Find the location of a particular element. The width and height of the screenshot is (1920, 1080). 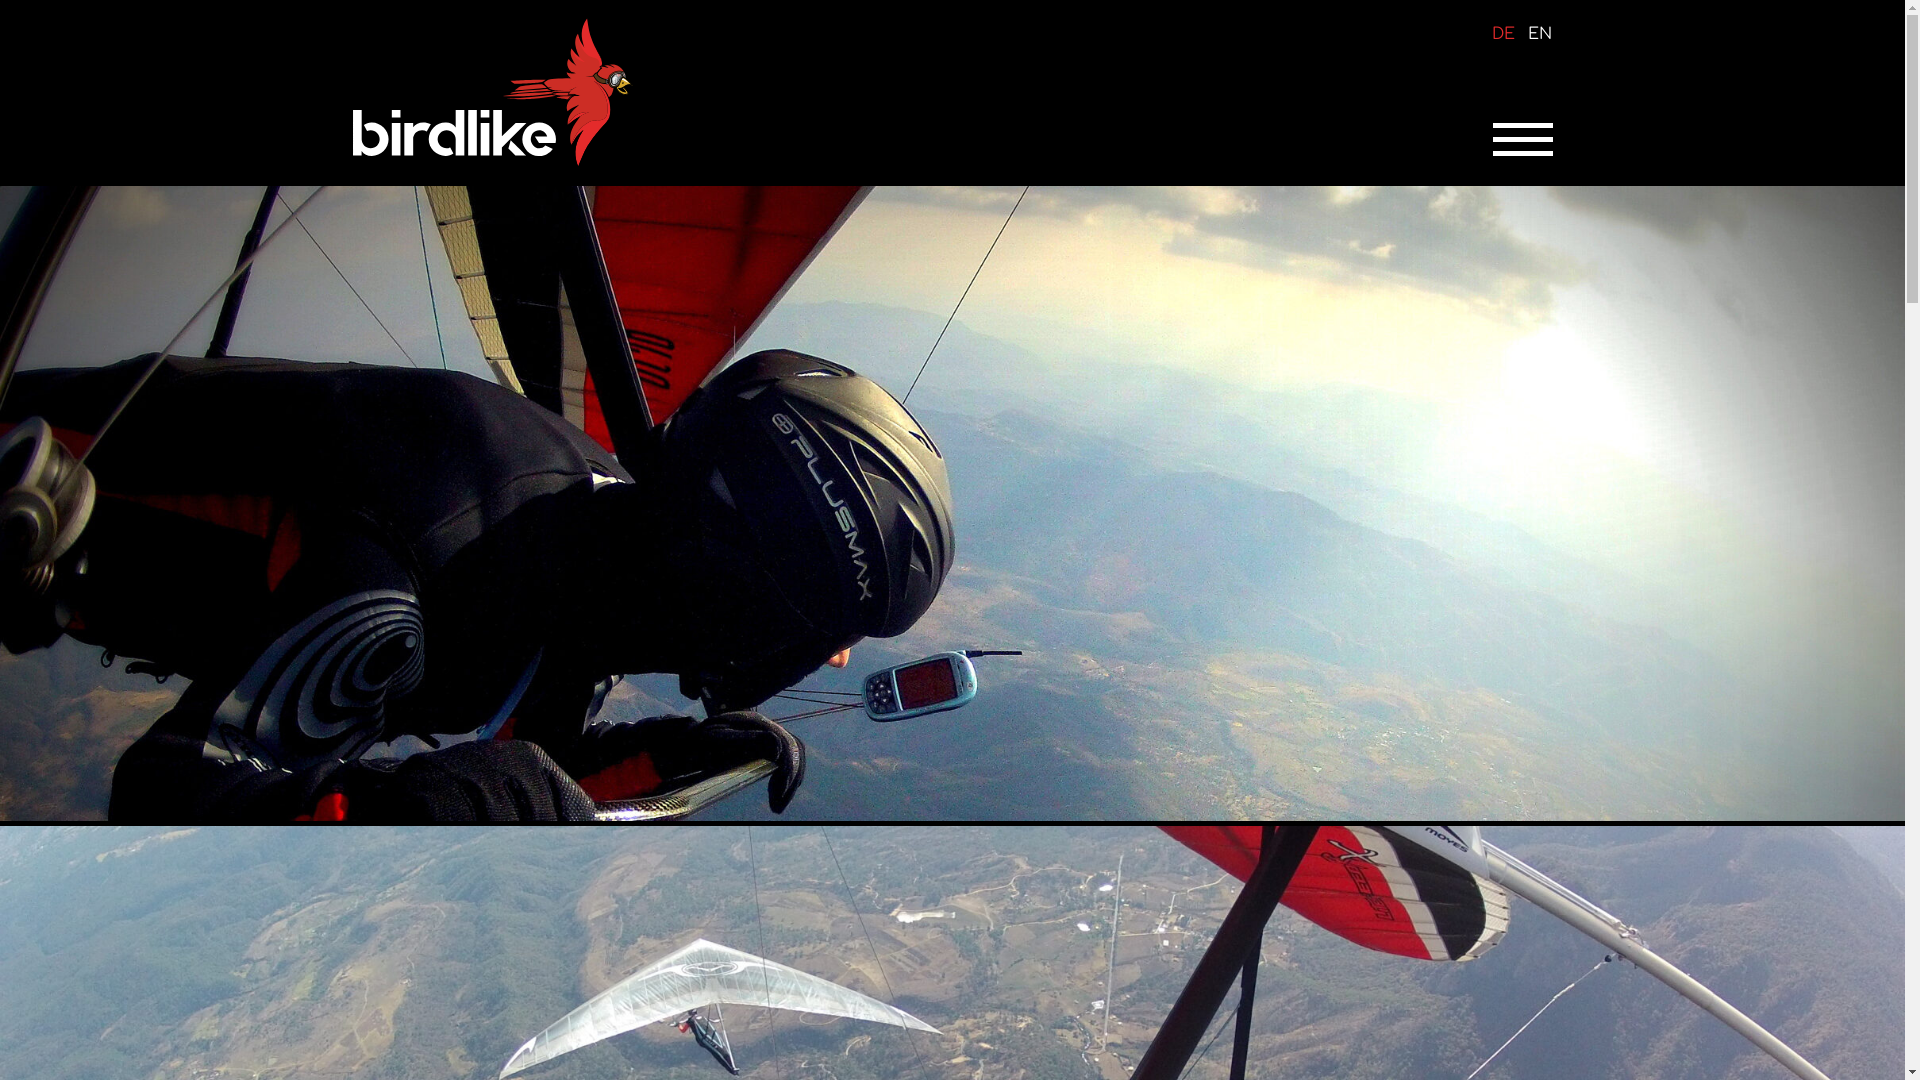

'DE' is located at coordinates (1492, 34).